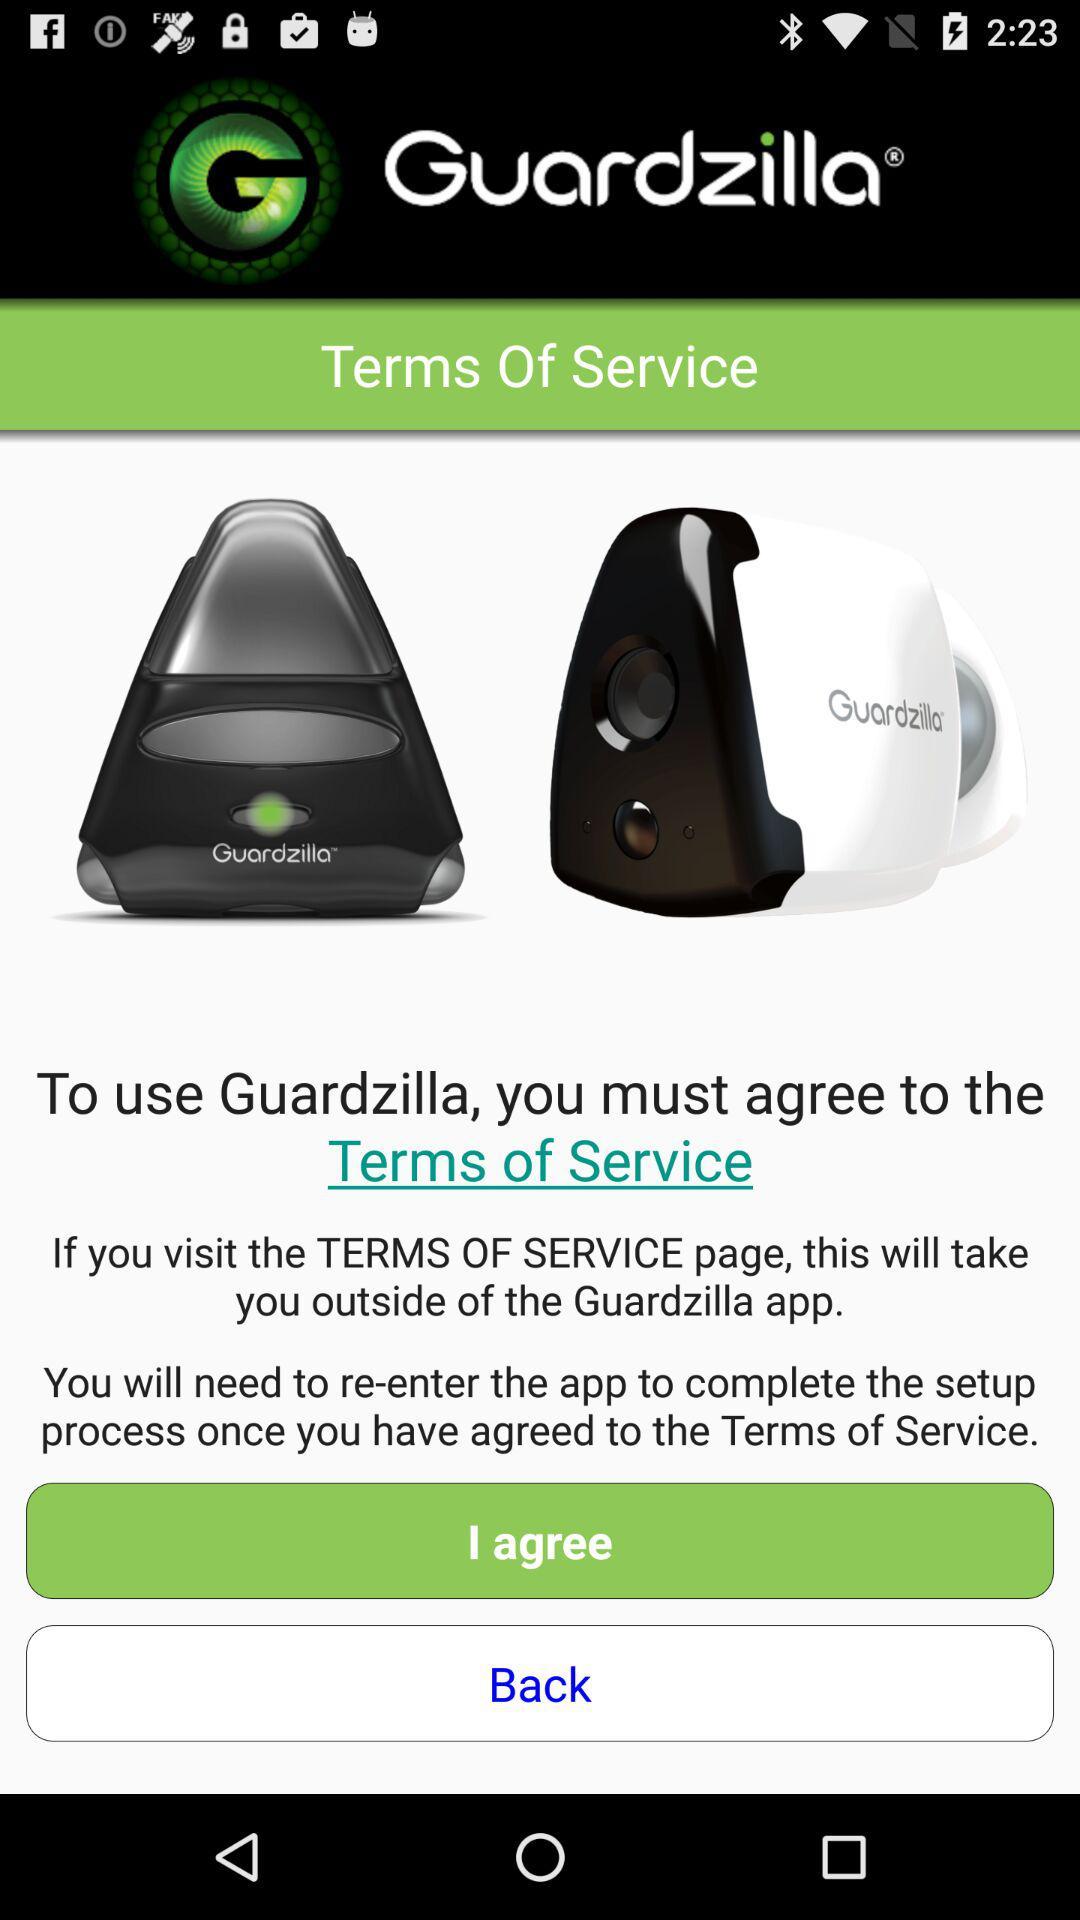 The height and width of the screenshot is (1920, 1080). Describe the element at coordinates (540, 1539) in the screenshot. I see `the icon below you will need item` at that location.